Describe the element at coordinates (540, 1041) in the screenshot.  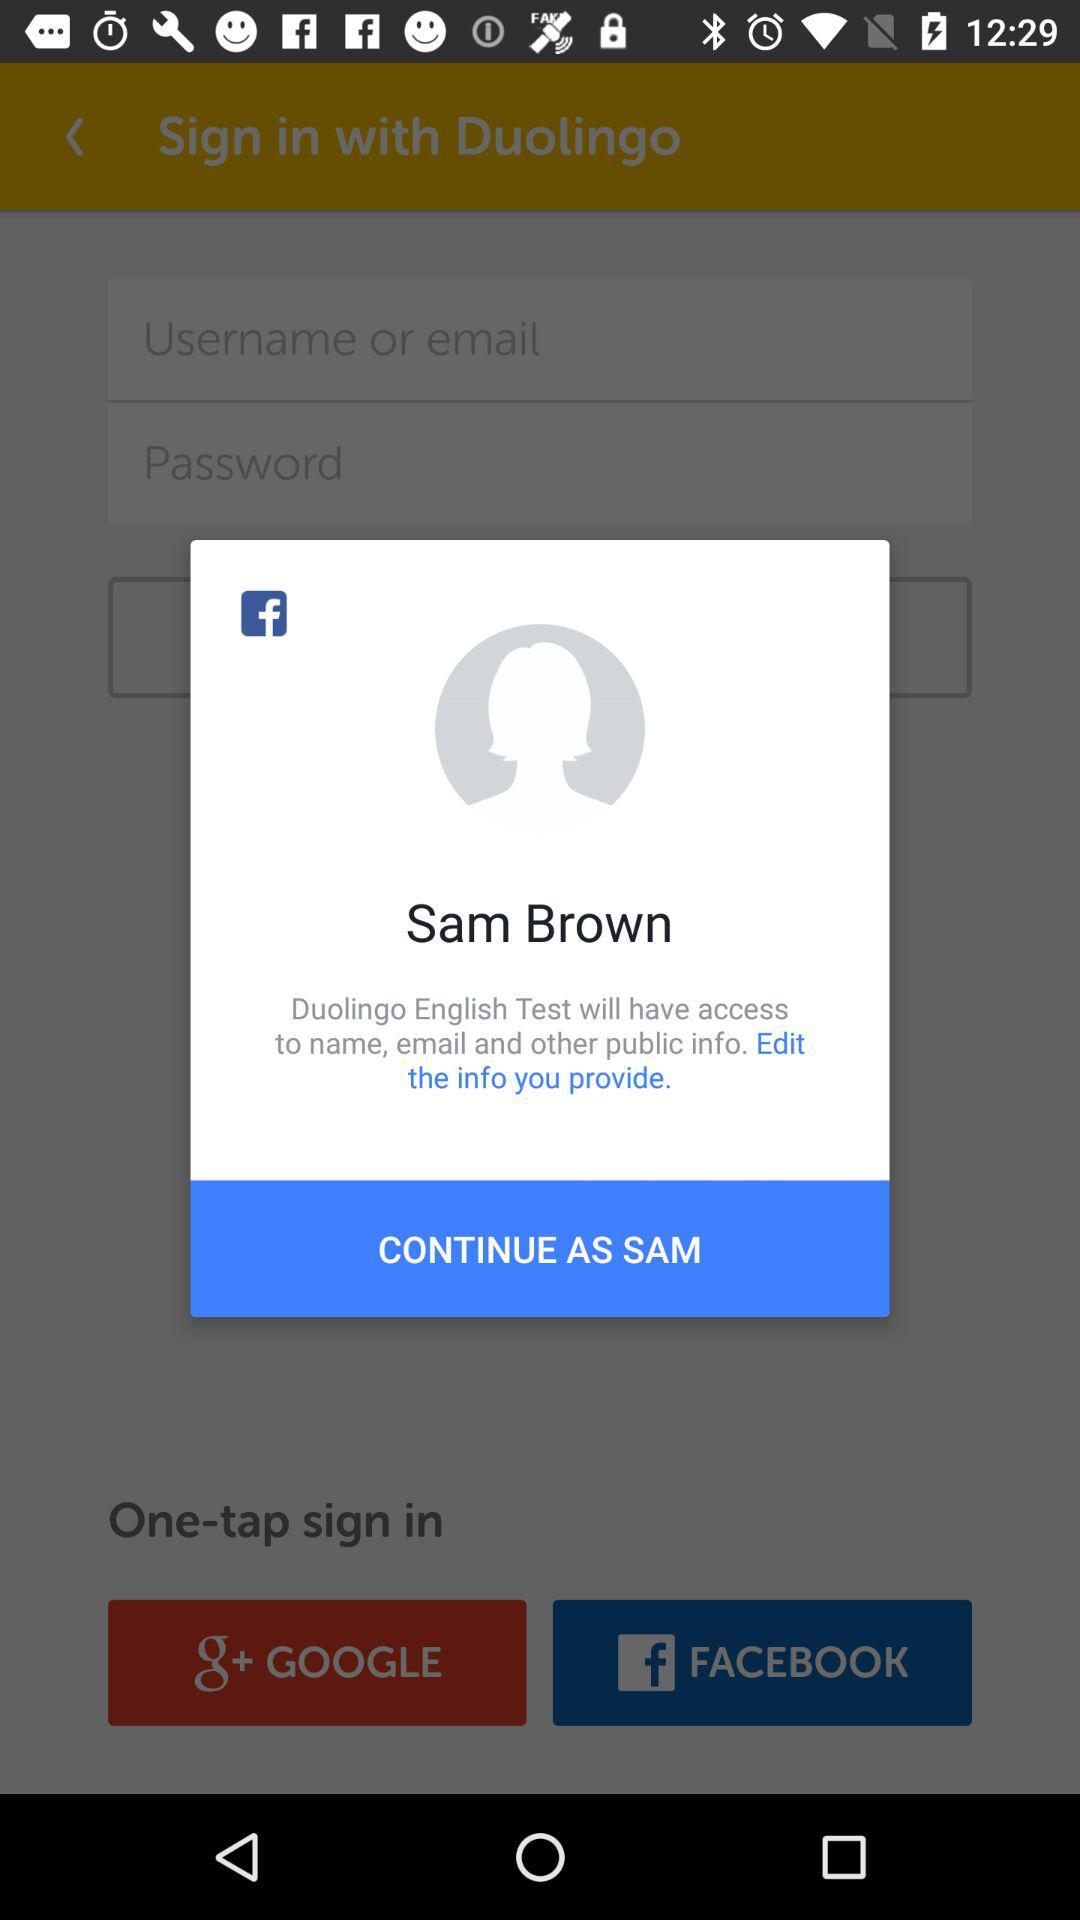
I see `icon above continue as sam` at that location.